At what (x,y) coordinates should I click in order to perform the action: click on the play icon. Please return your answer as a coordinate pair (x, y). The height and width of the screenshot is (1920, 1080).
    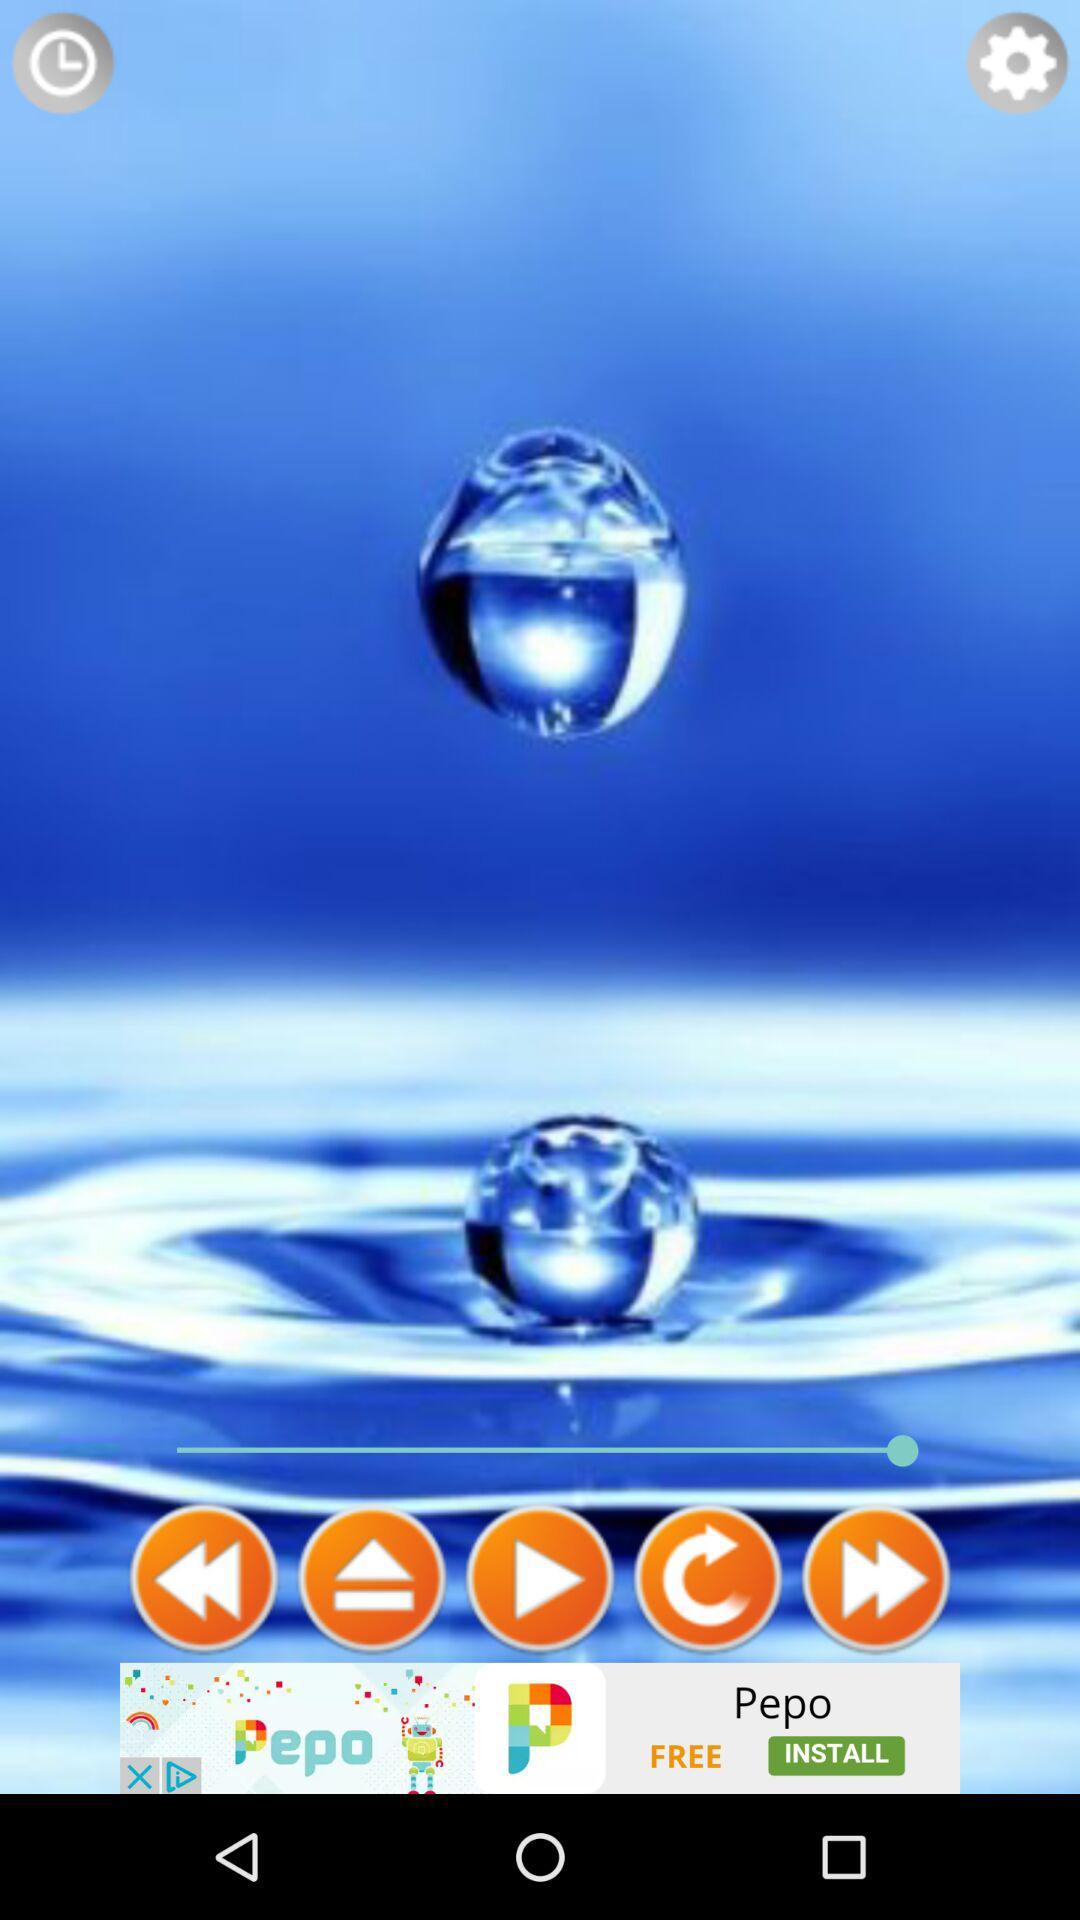
    Looking at the image, I should click on (540, 1688).